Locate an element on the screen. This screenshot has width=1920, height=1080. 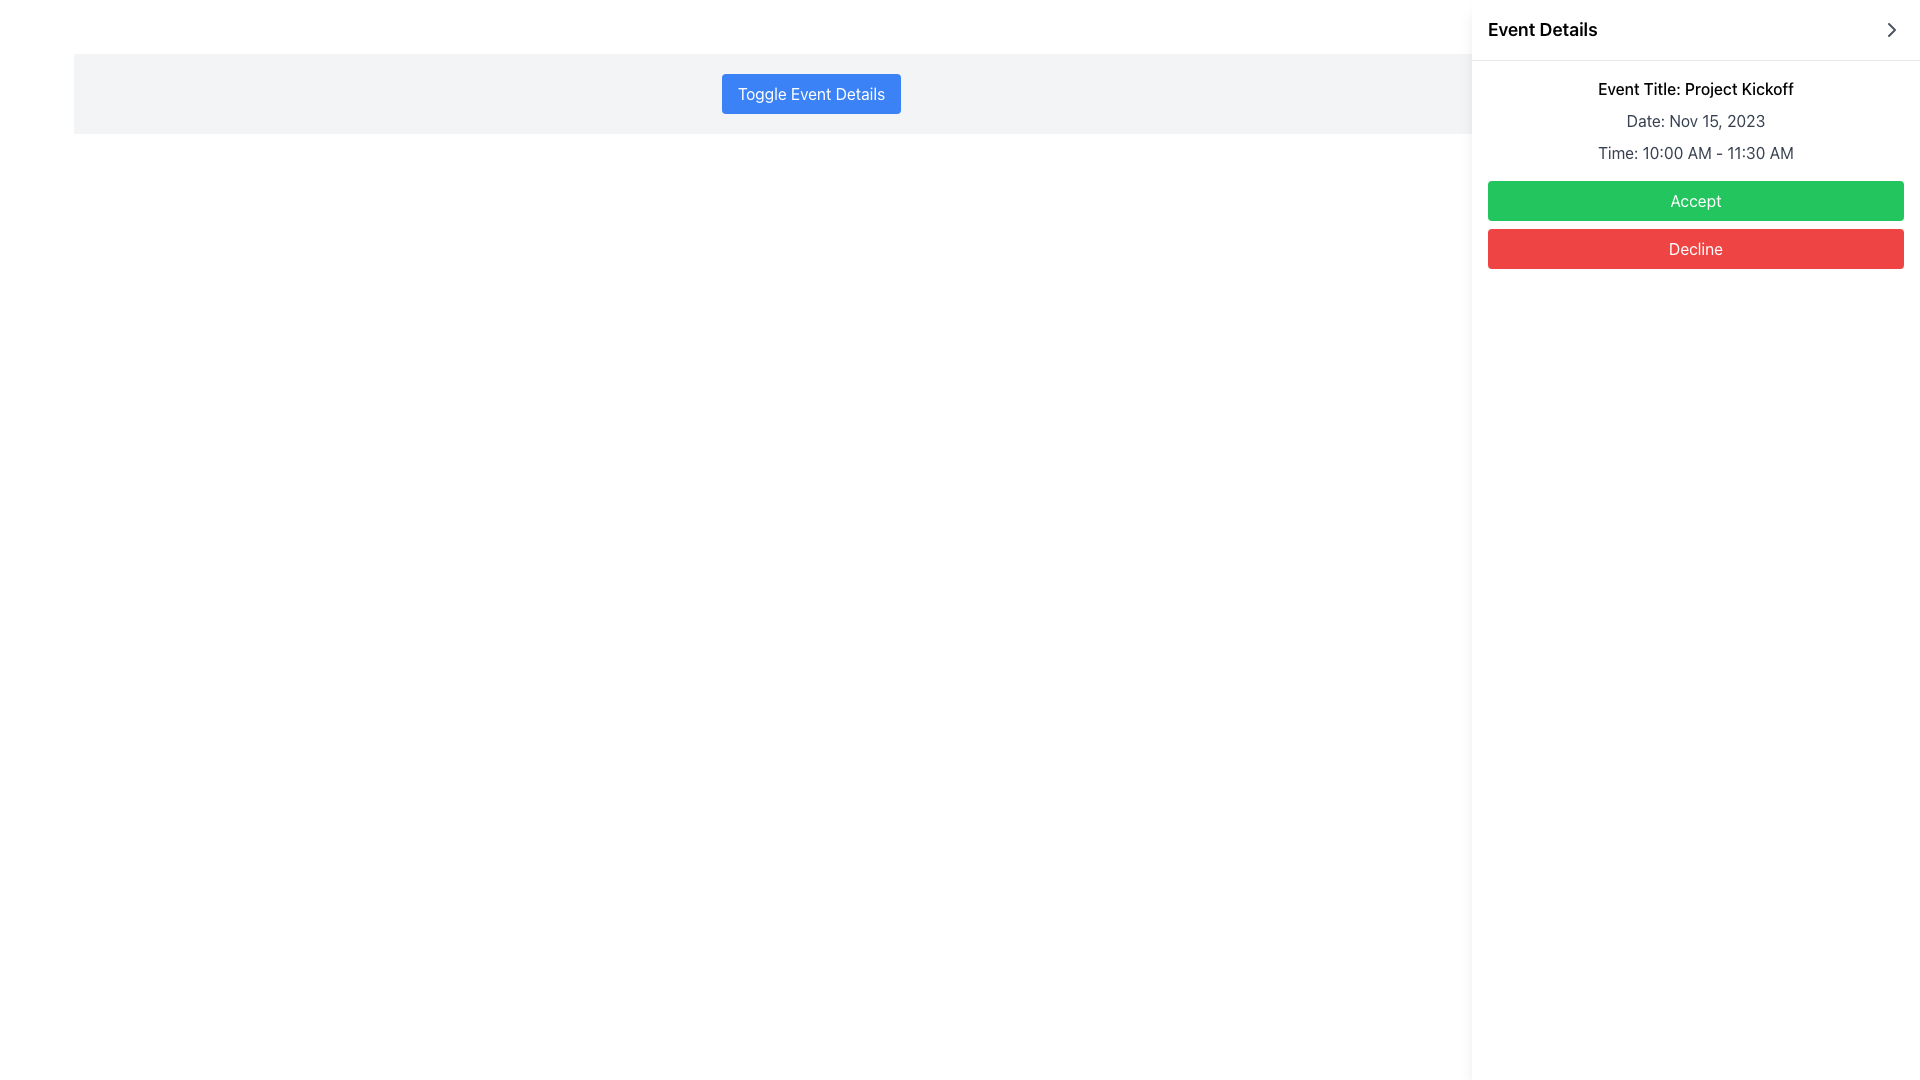
the buttons in the 'Event Details' panel that allow users to accept or decline the event invitation is located at coordinates (1694, 224).